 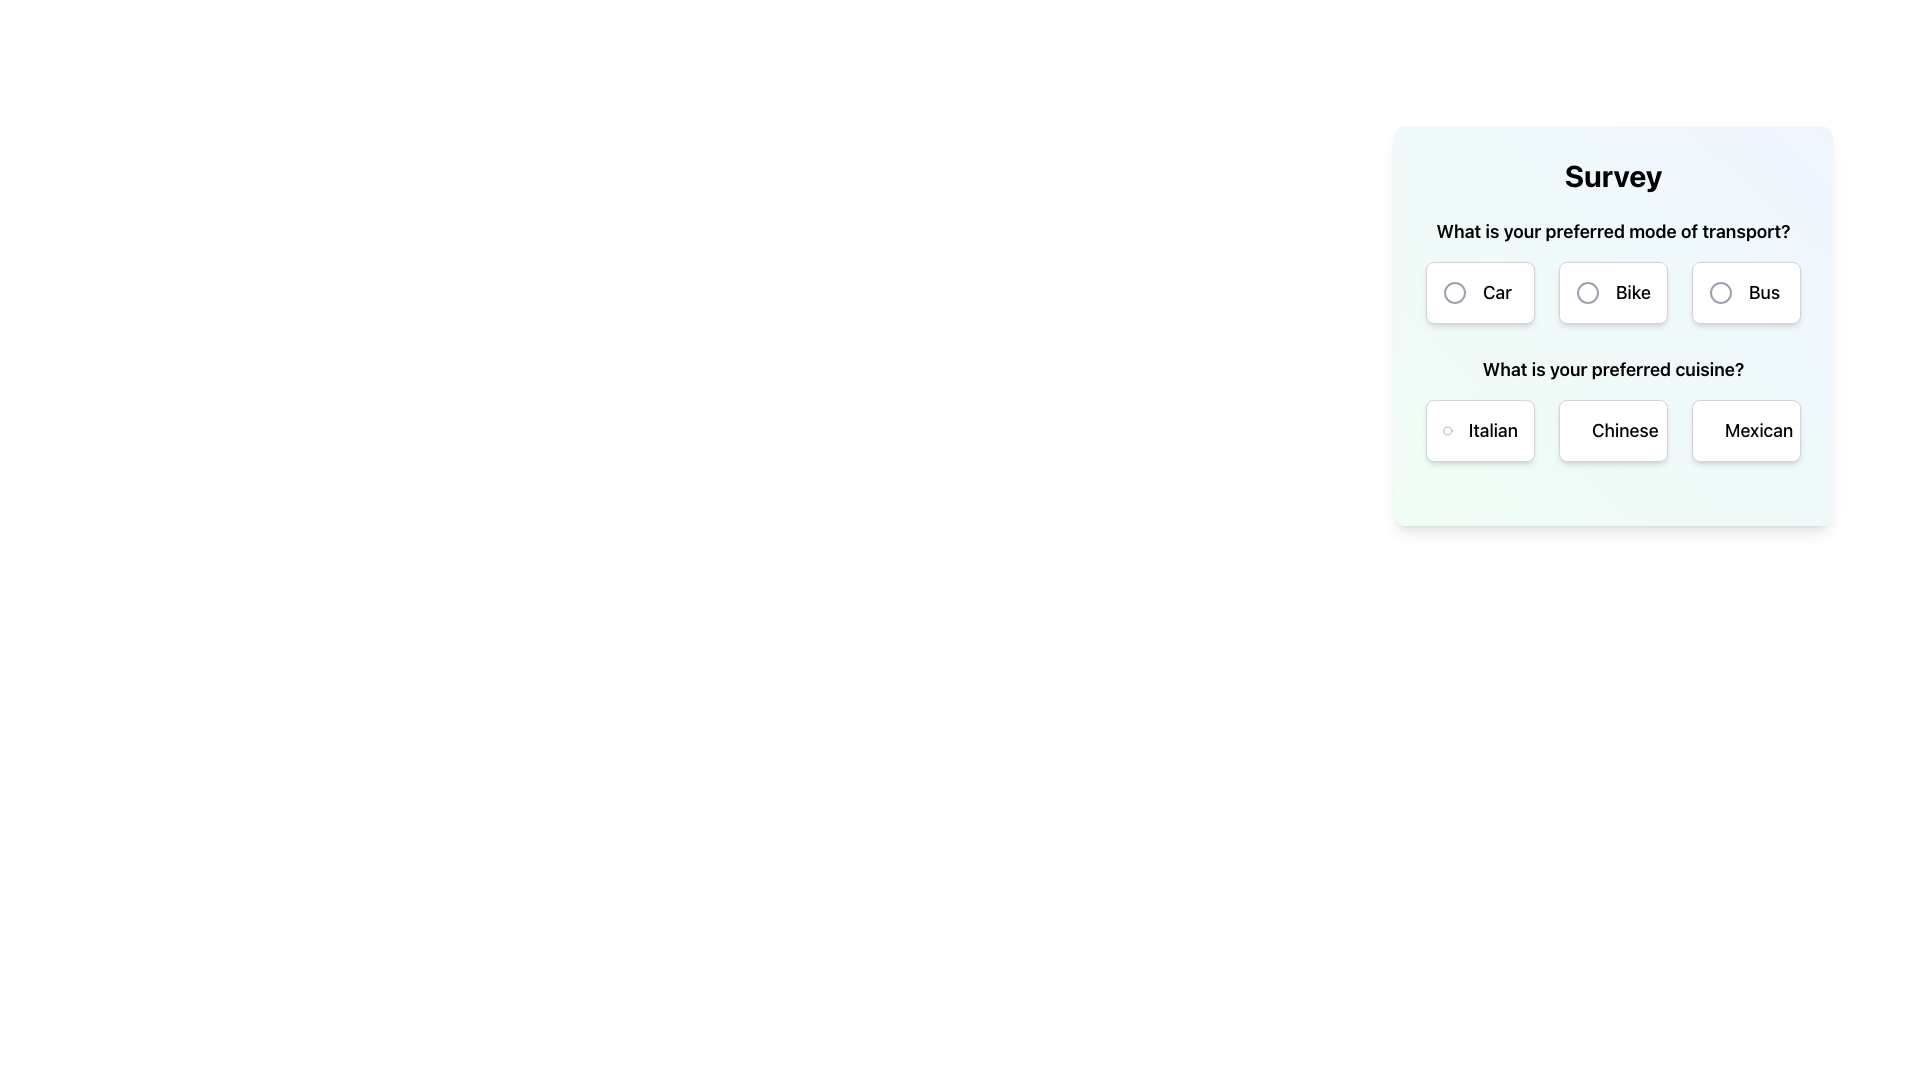 What do you see at coordinates (1613, 293) in the screenshot?
I see `the 'Bike' option button, which is the middle item in a horizontal set of three transport options` at bounding box center [1613, 293].